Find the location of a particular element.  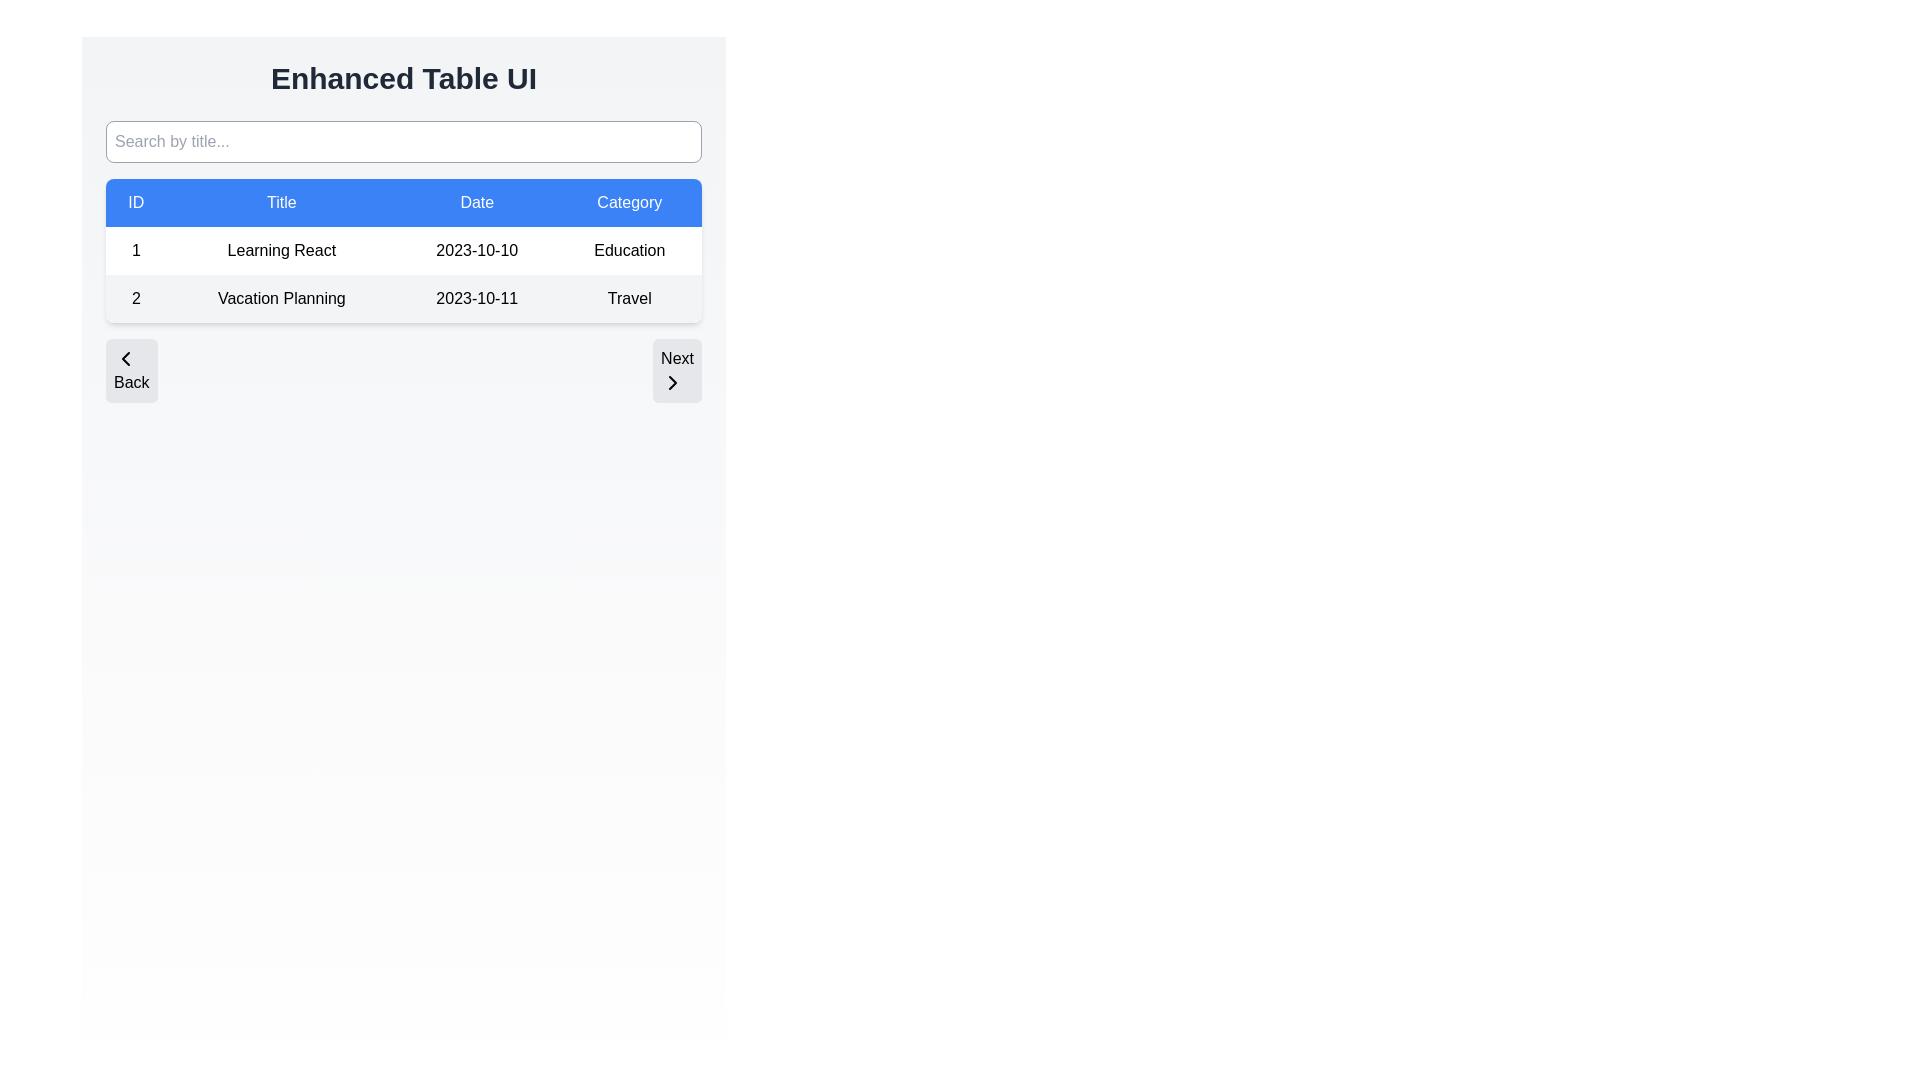

the 'Learning React' text label in the second column of the first row of the table is located at coordinates (280, 249).